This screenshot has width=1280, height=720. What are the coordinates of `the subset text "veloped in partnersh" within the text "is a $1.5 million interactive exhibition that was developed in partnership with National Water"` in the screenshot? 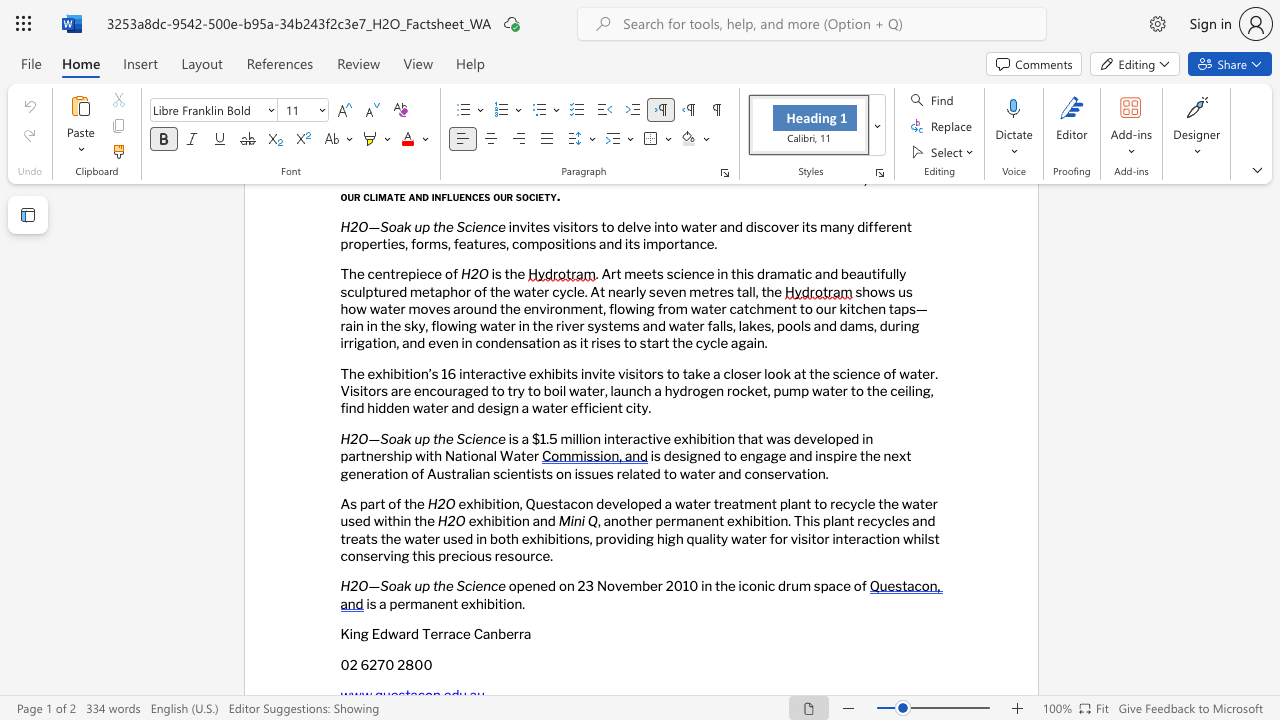 It's located at (809, 437).